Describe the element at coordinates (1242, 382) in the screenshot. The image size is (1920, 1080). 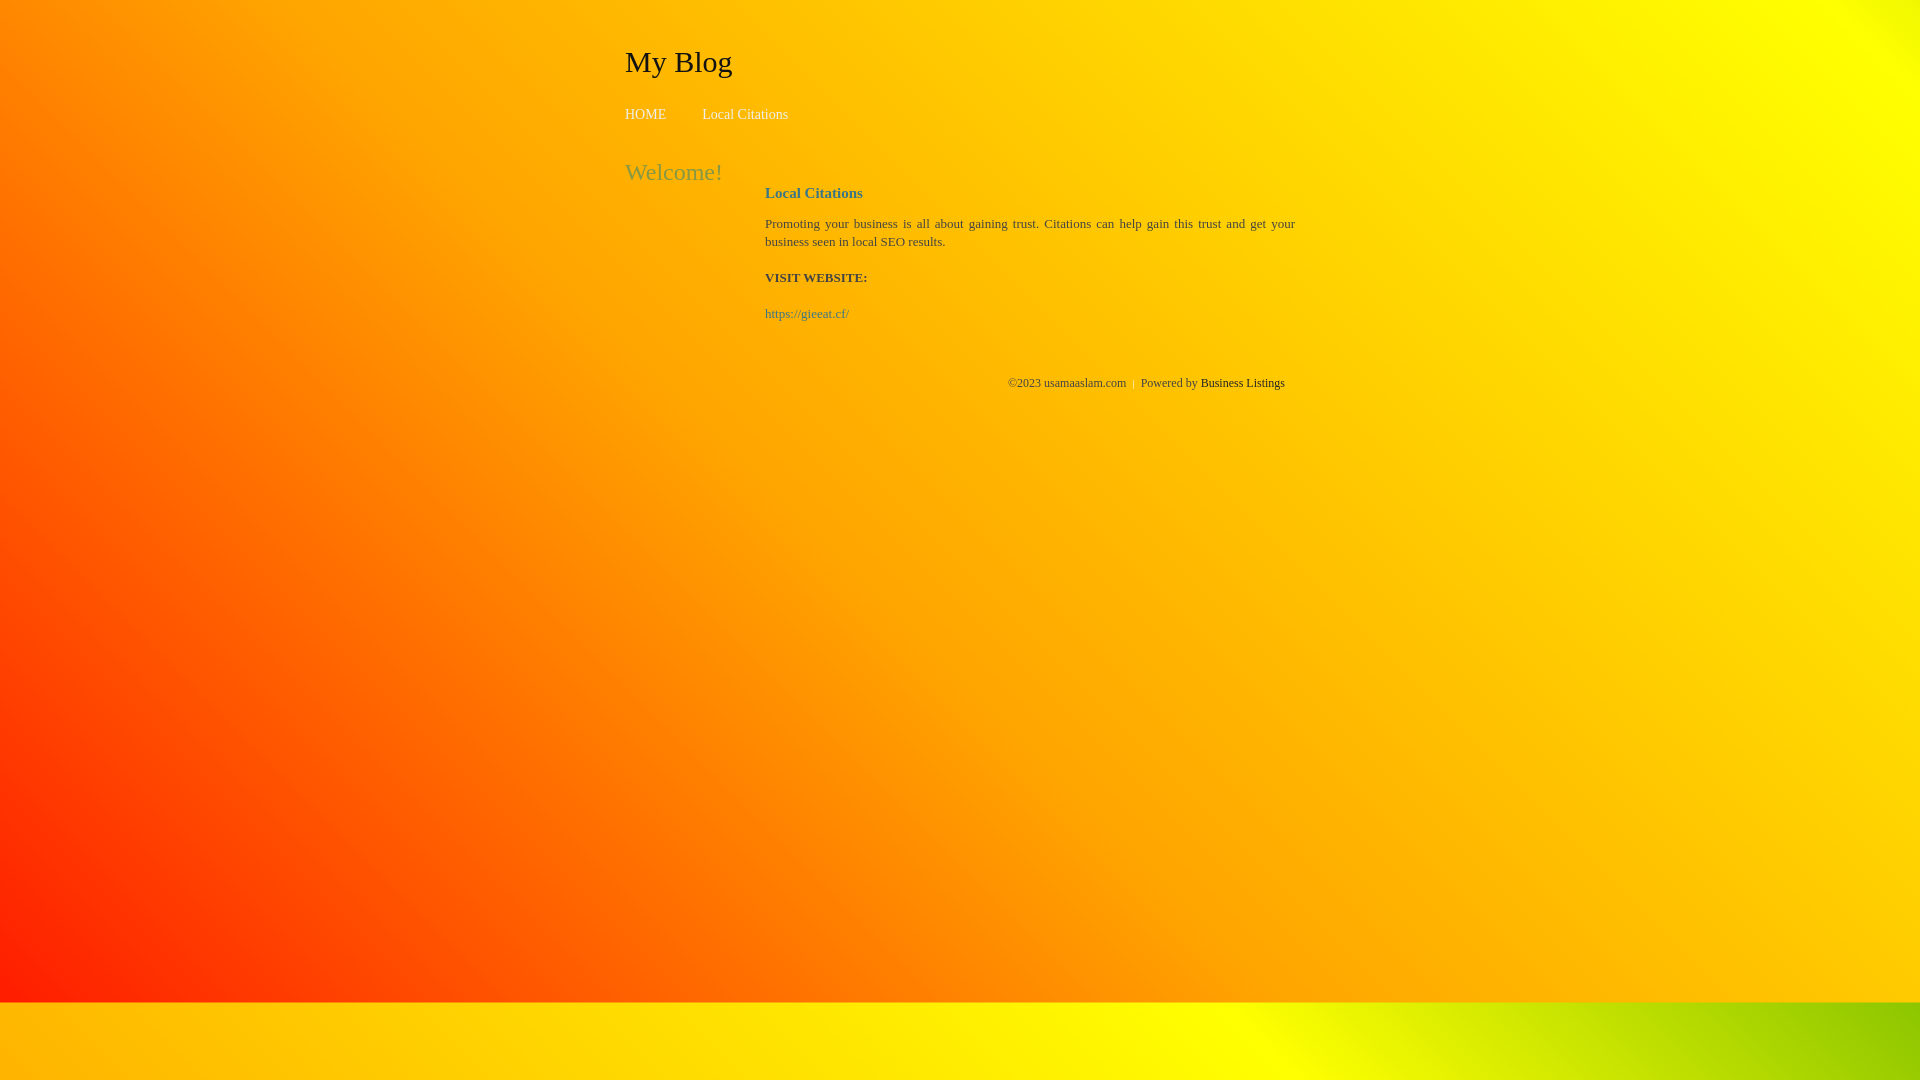
I see `'Business Listings'` at that location.